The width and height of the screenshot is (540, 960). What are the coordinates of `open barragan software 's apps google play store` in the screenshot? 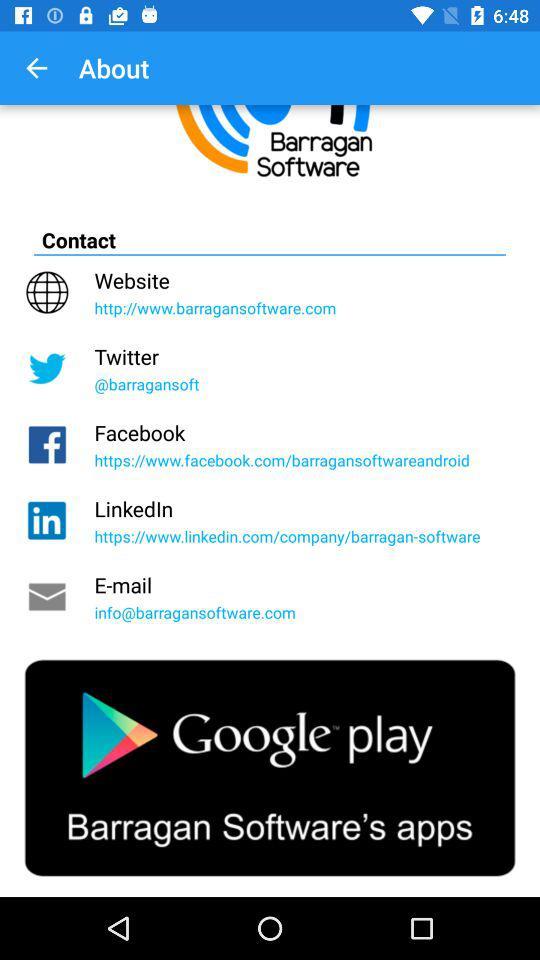 It's located at (270, 767).